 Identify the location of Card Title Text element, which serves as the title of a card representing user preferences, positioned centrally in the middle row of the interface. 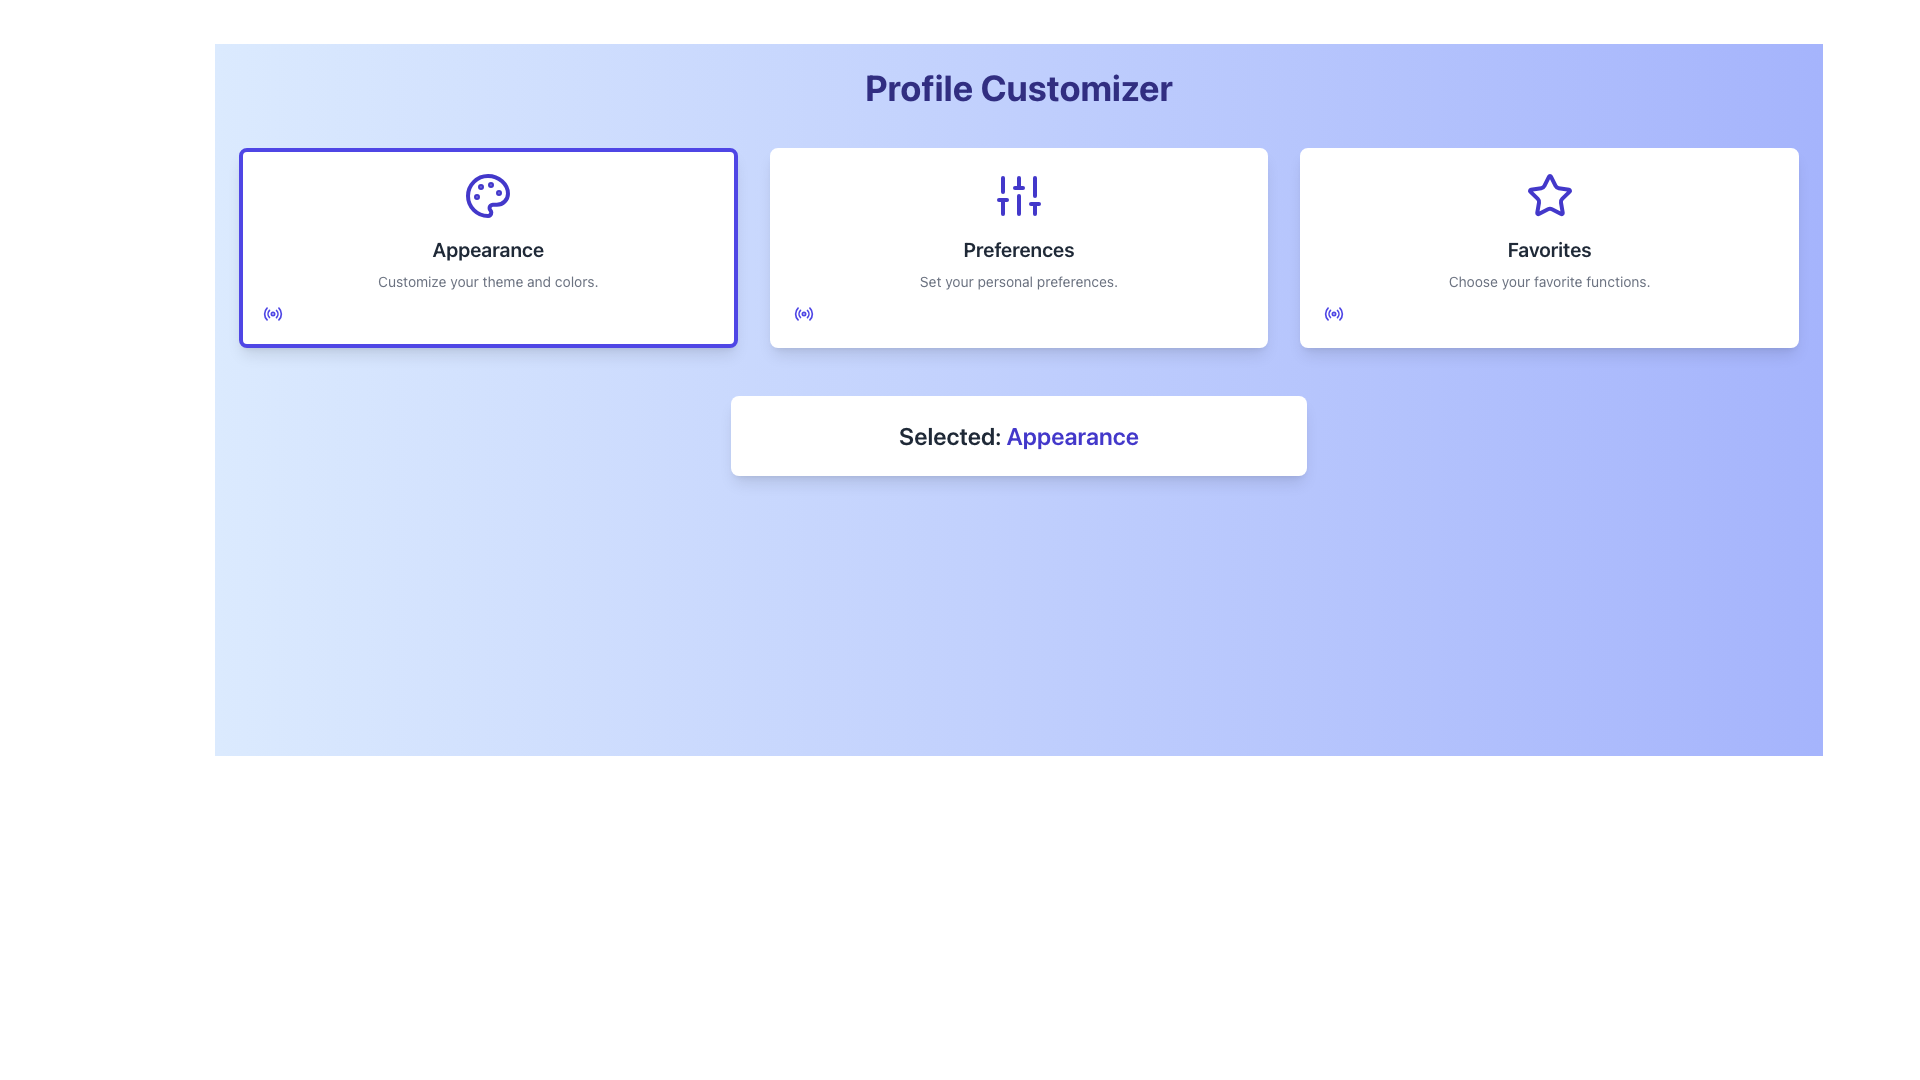
(1018, 249).